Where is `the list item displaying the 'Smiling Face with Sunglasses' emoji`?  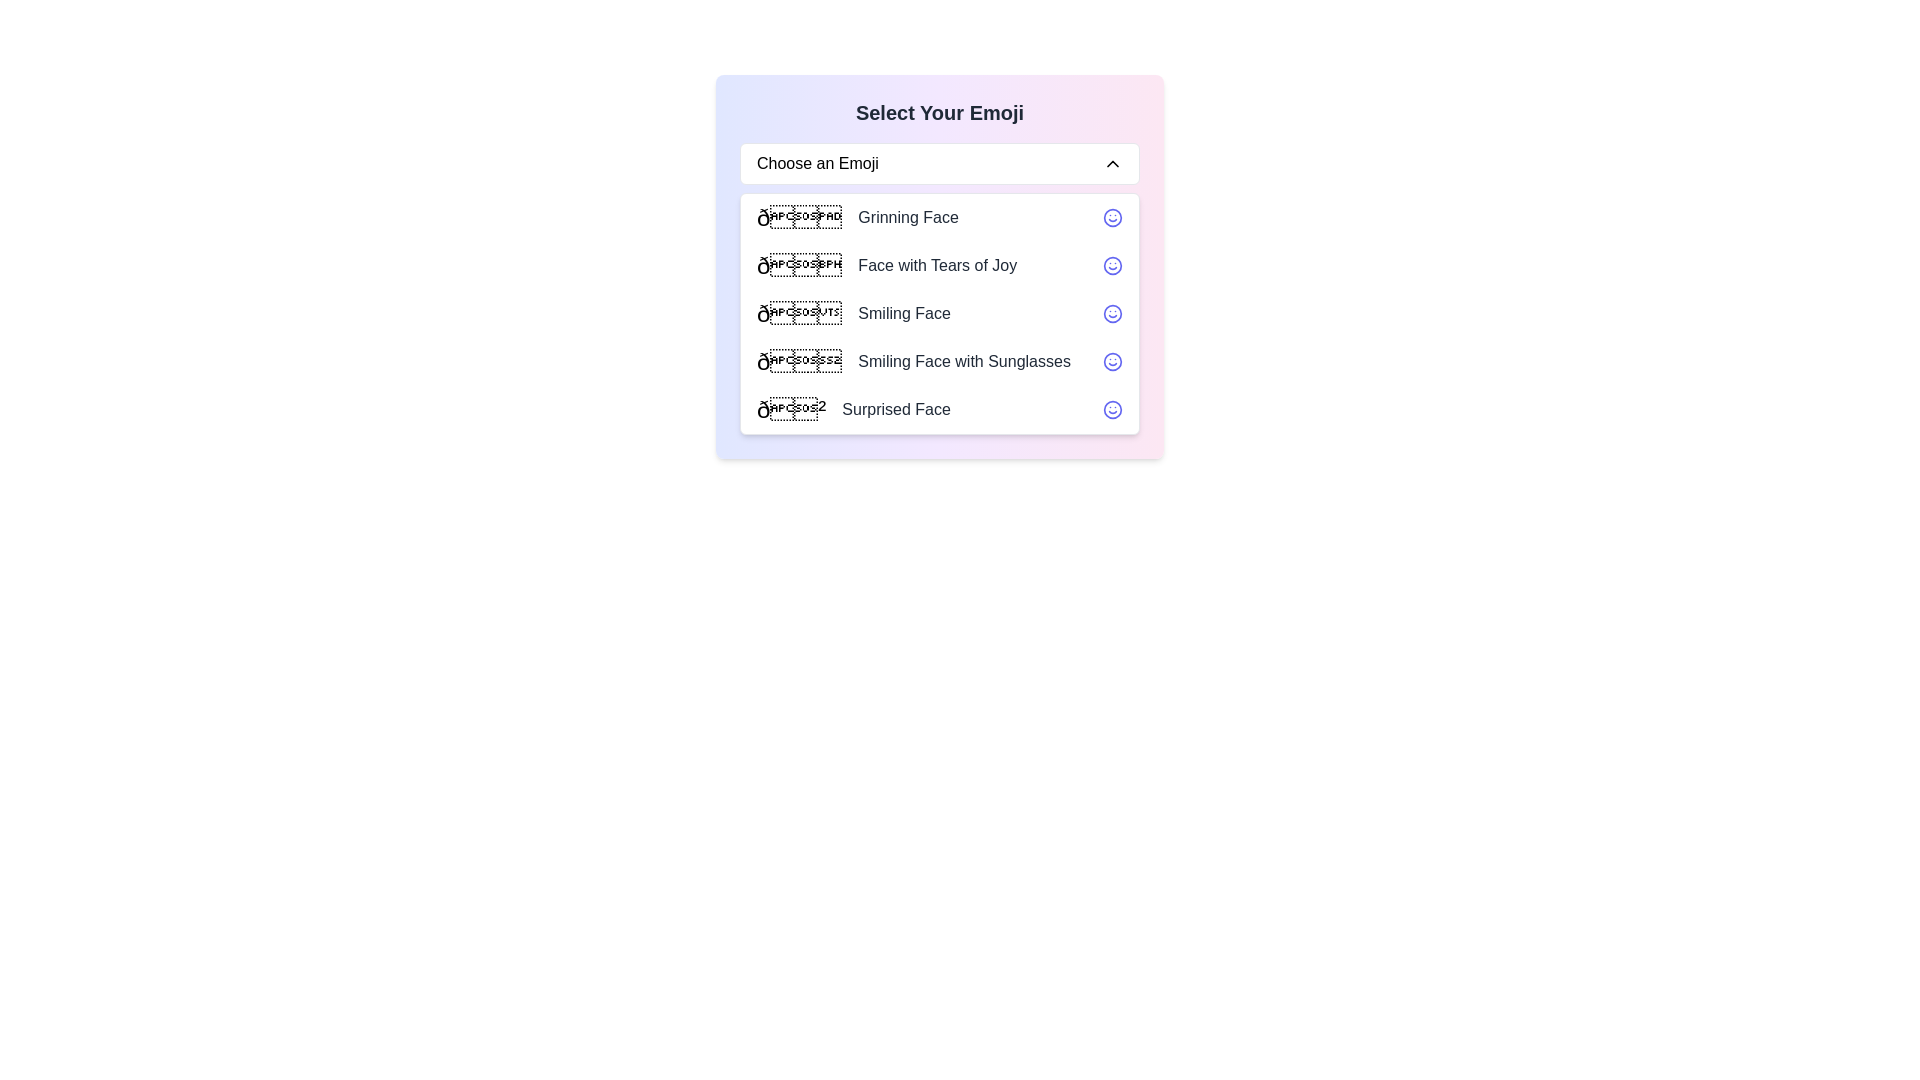
the list item displaying the 'Smiling Face with Sunglasses' emoji is located at coordinates (912, 362).